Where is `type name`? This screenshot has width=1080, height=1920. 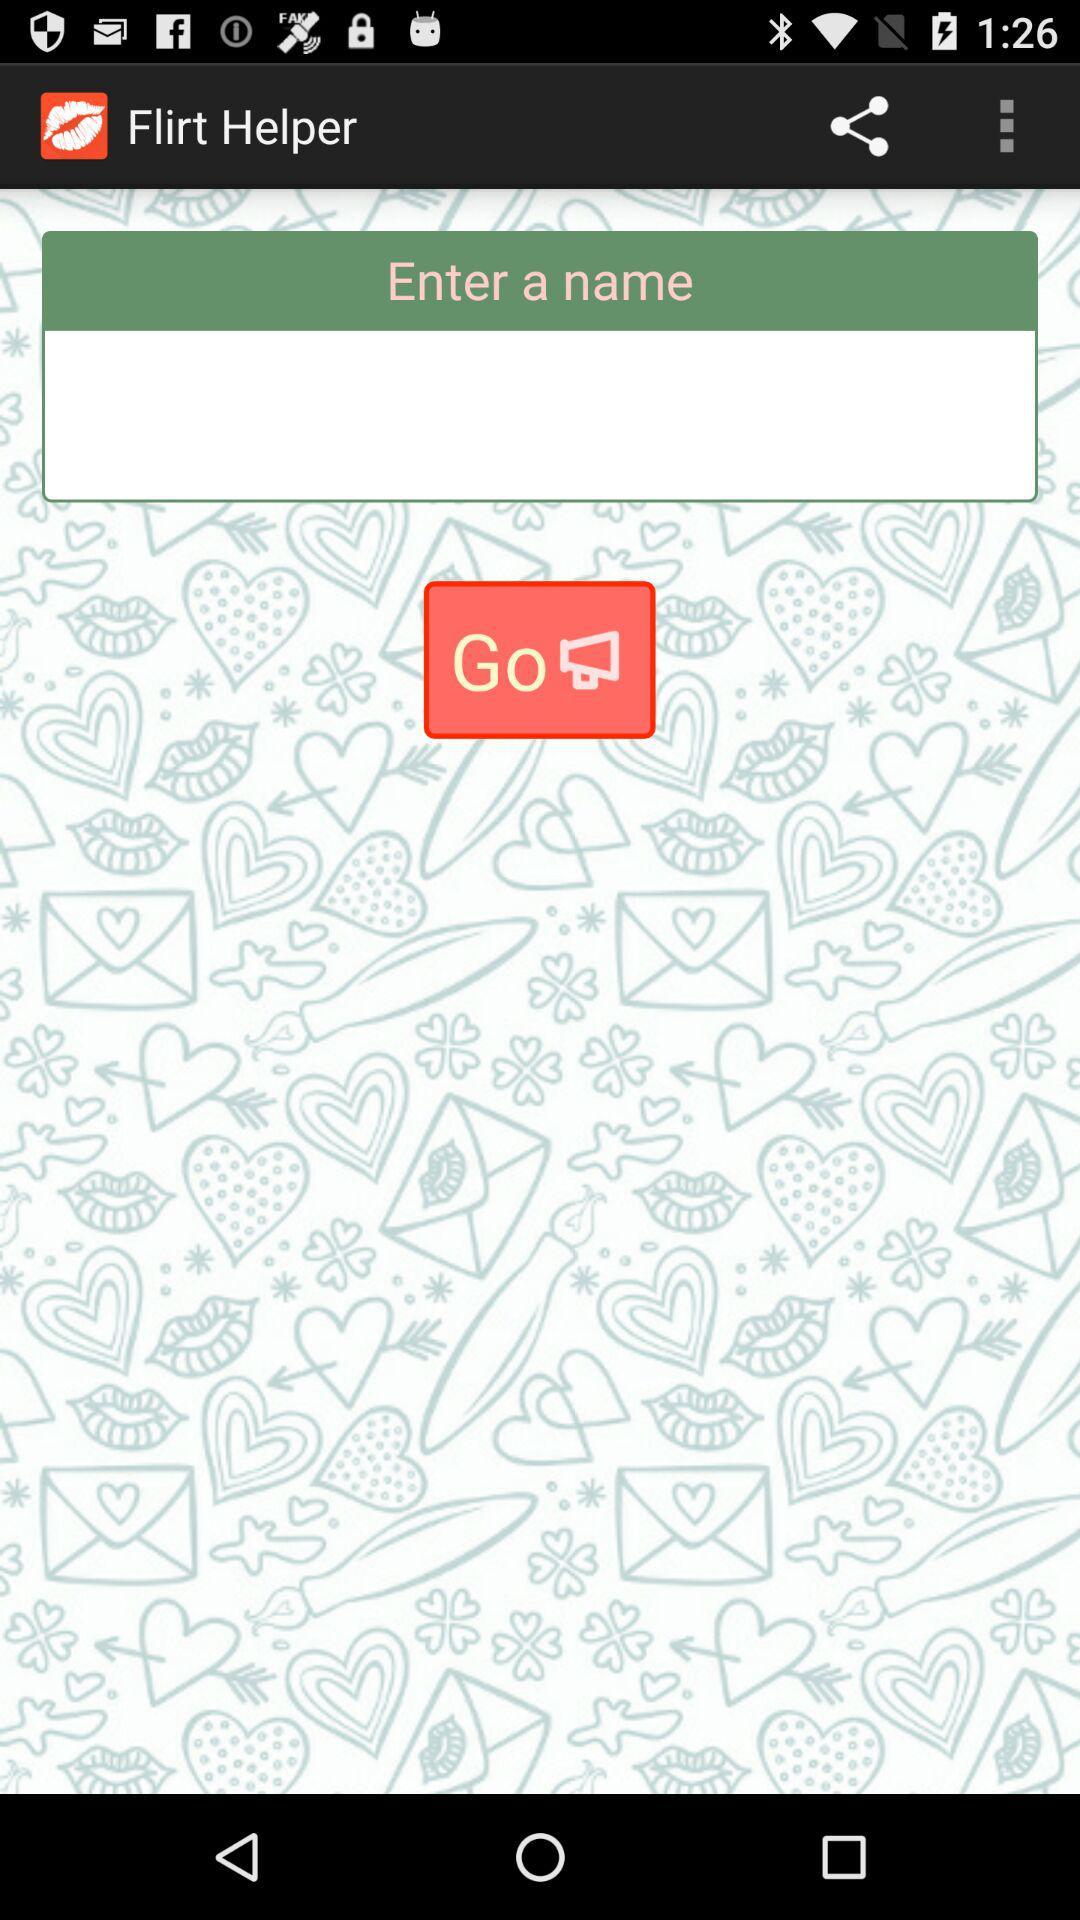
type name is located at coordinates (540, 414).